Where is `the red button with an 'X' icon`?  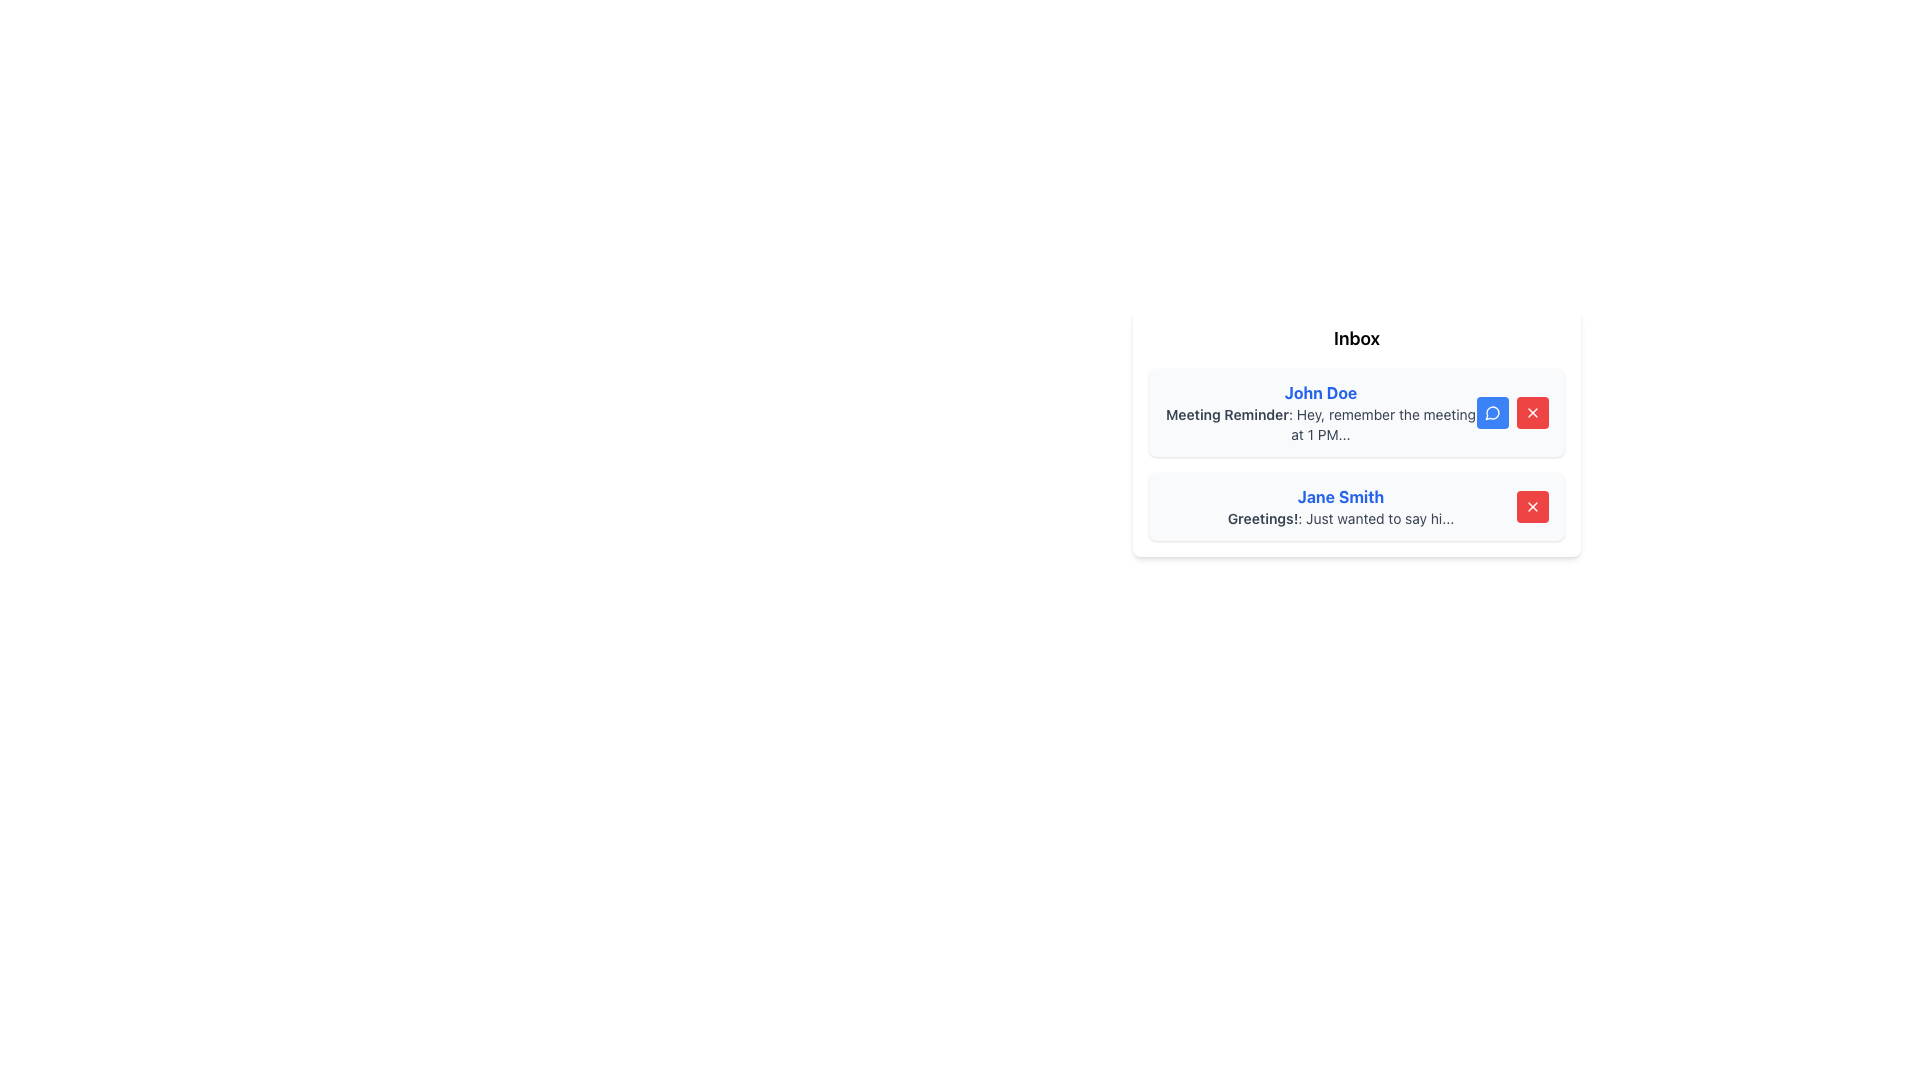 the red button with an 'X' icon is located at coordinates (1531, 411).